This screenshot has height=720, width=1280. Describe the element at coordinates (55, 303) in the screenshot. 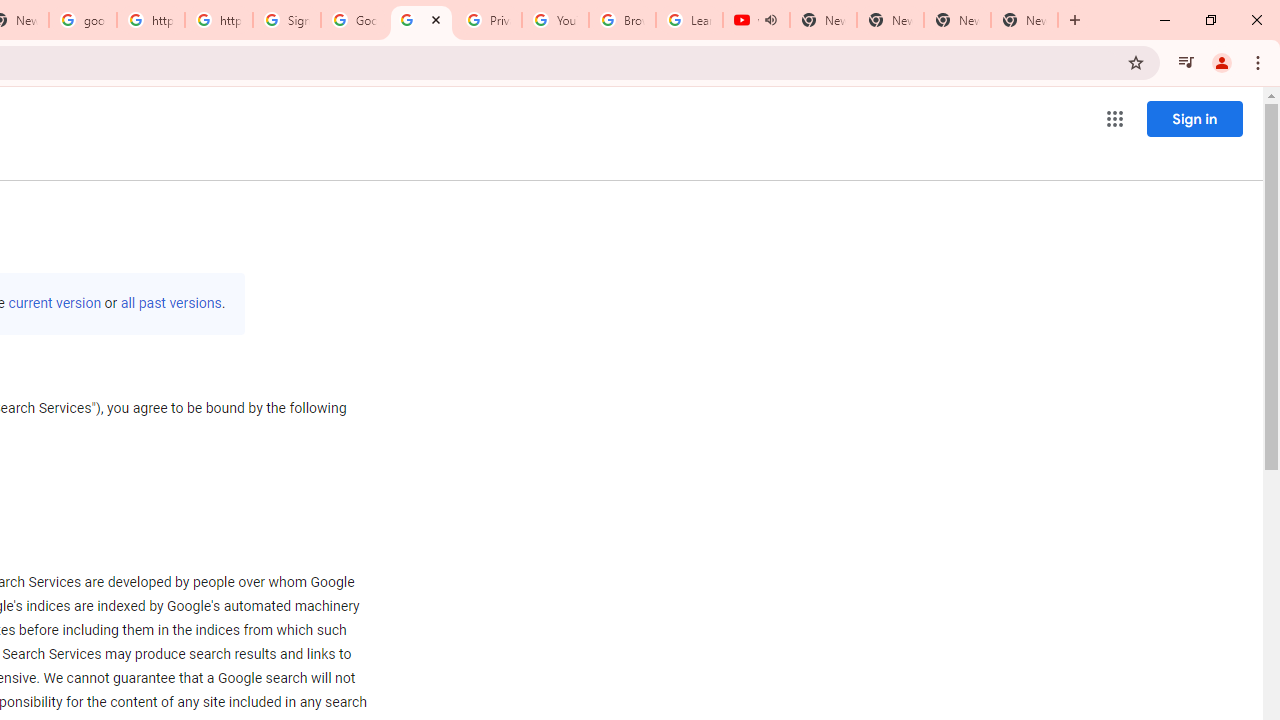

I see `'current version'` at that location.